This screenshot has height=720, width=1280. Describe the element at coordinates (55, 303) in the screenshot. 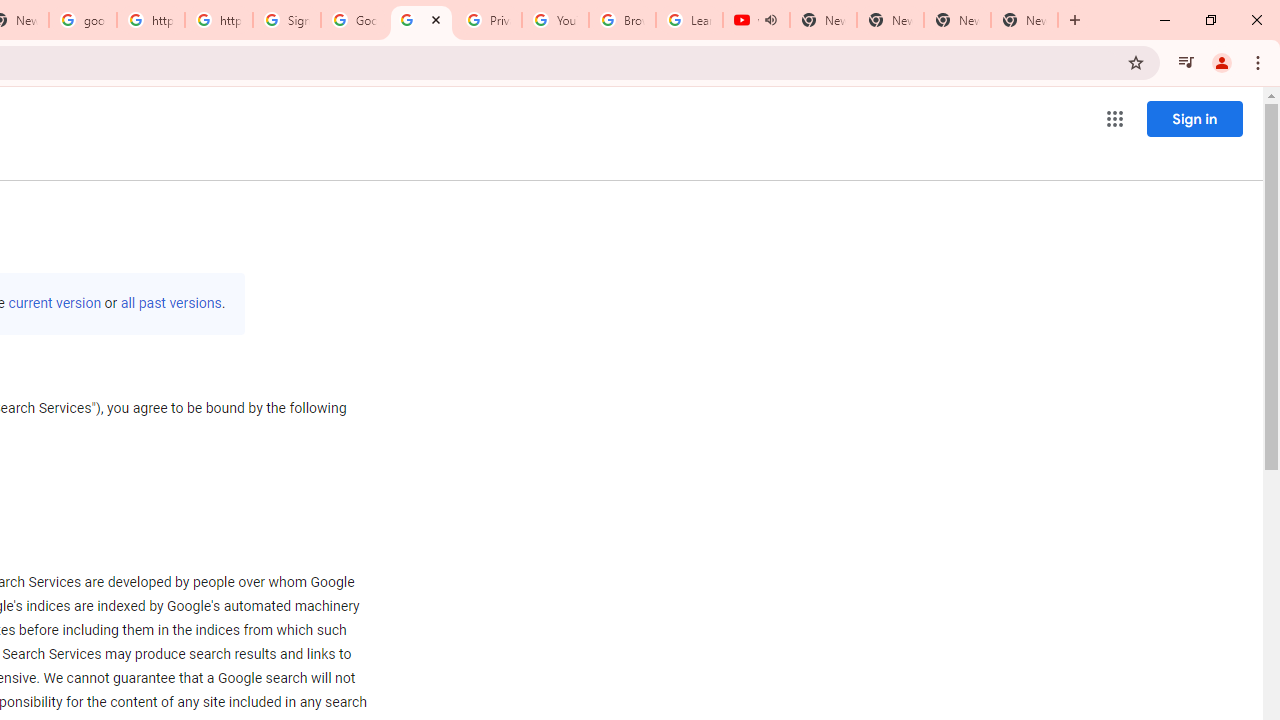

I see `'current version'` at that location.